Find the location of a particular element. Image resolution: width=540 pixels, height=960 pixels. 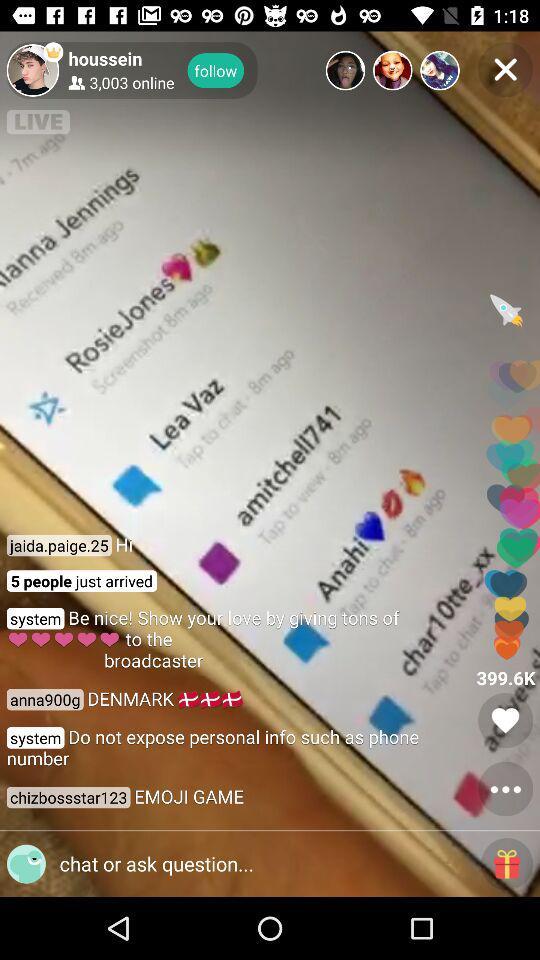

the more icon is located at coordinates (504, 789).